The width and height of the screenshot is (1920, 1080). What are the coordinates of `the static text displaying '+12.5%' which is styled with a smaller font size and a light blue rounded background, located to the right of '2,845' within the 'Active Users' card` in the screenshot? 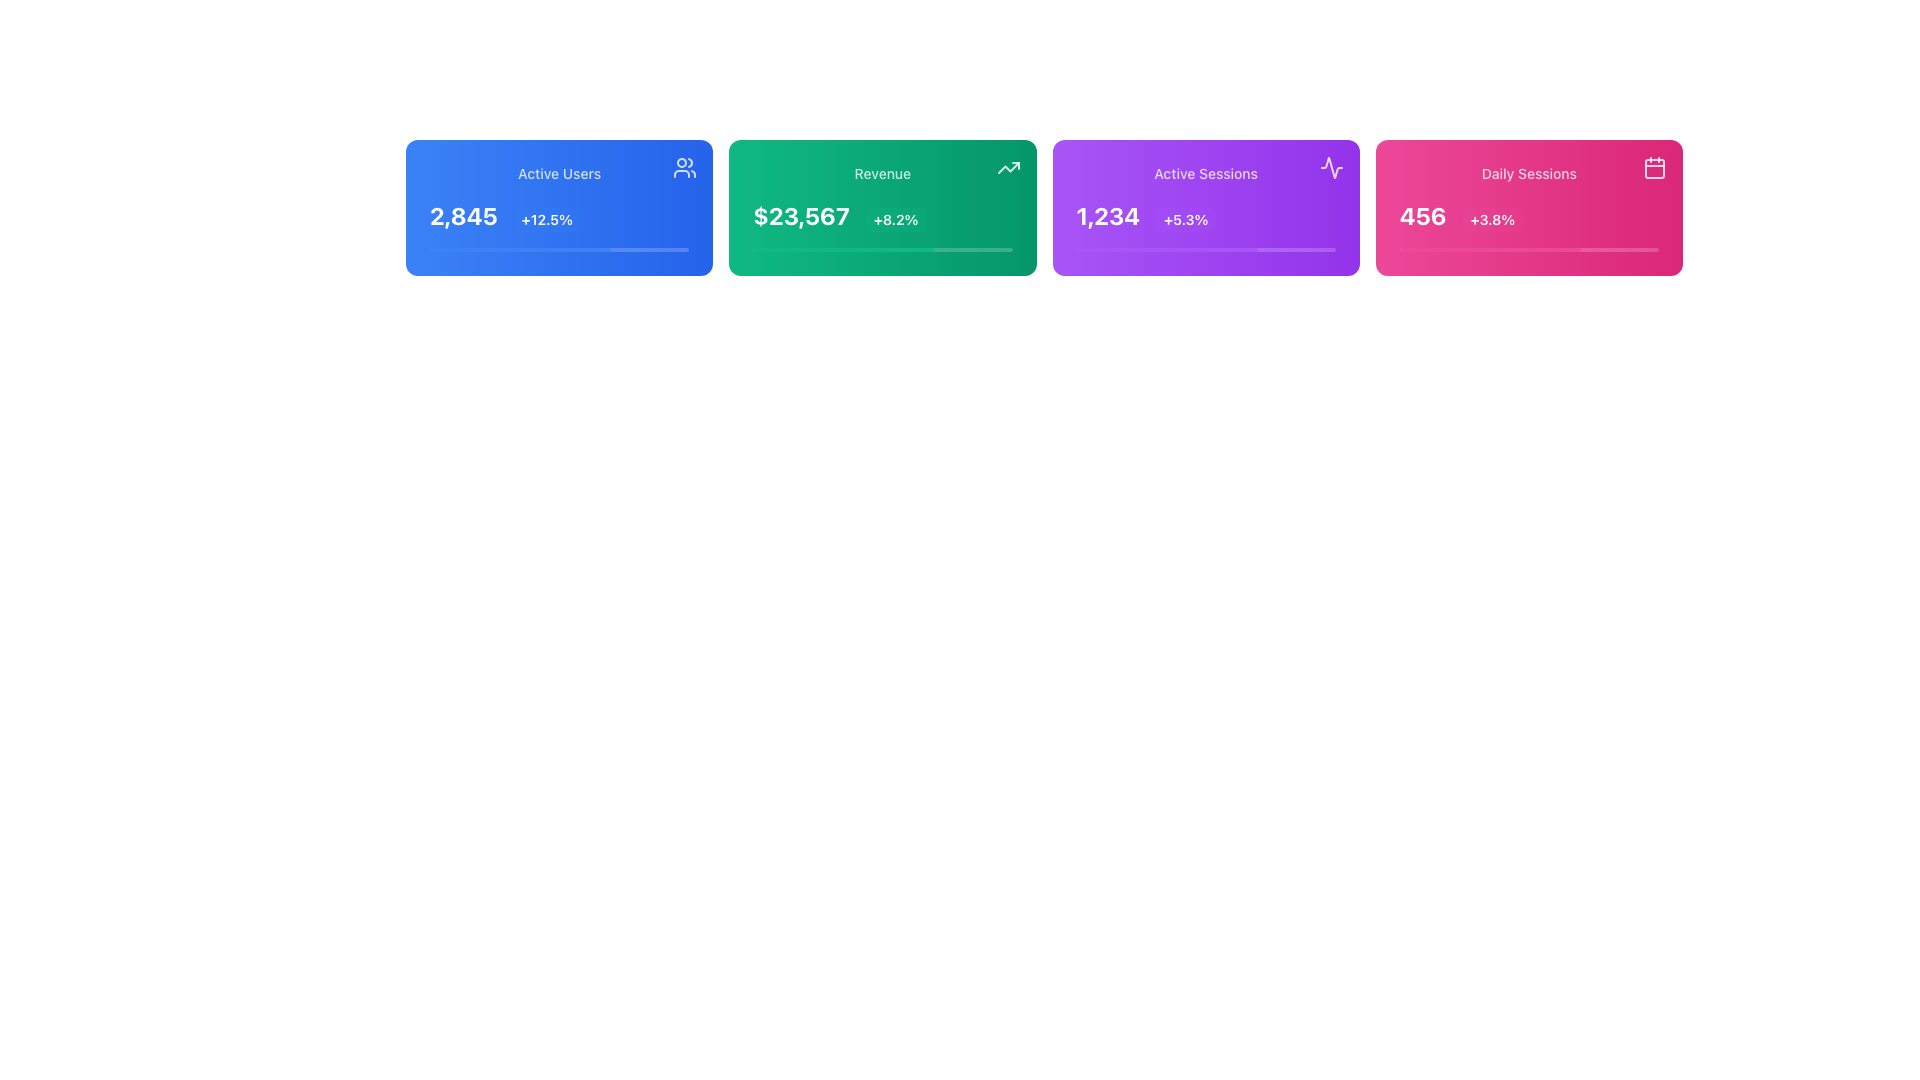 It's located at (547, 219).